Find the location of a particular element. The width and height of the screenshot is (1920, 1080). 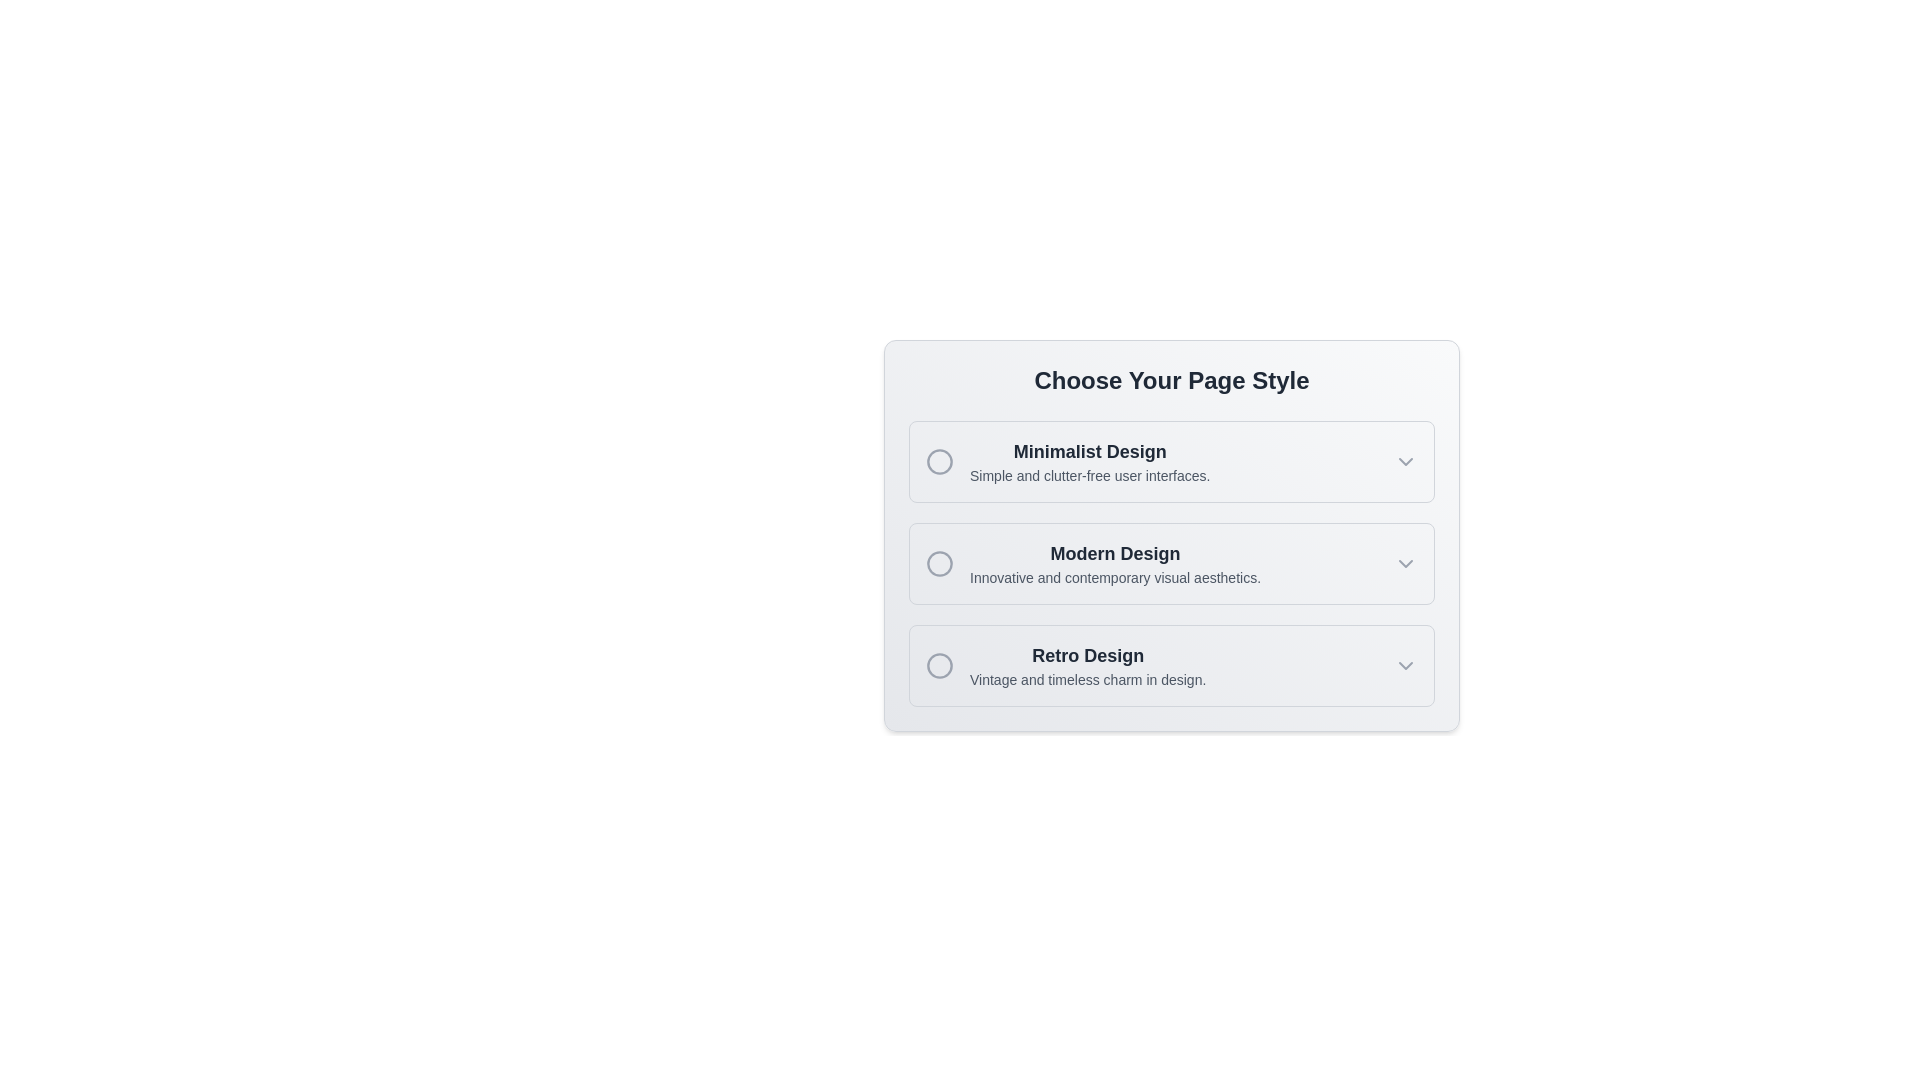

text display component titled 'Retro Design' that provides a subtitle 'Vintage and timeless charm in design' to understand the option description is located at coordinates (1087, 666).